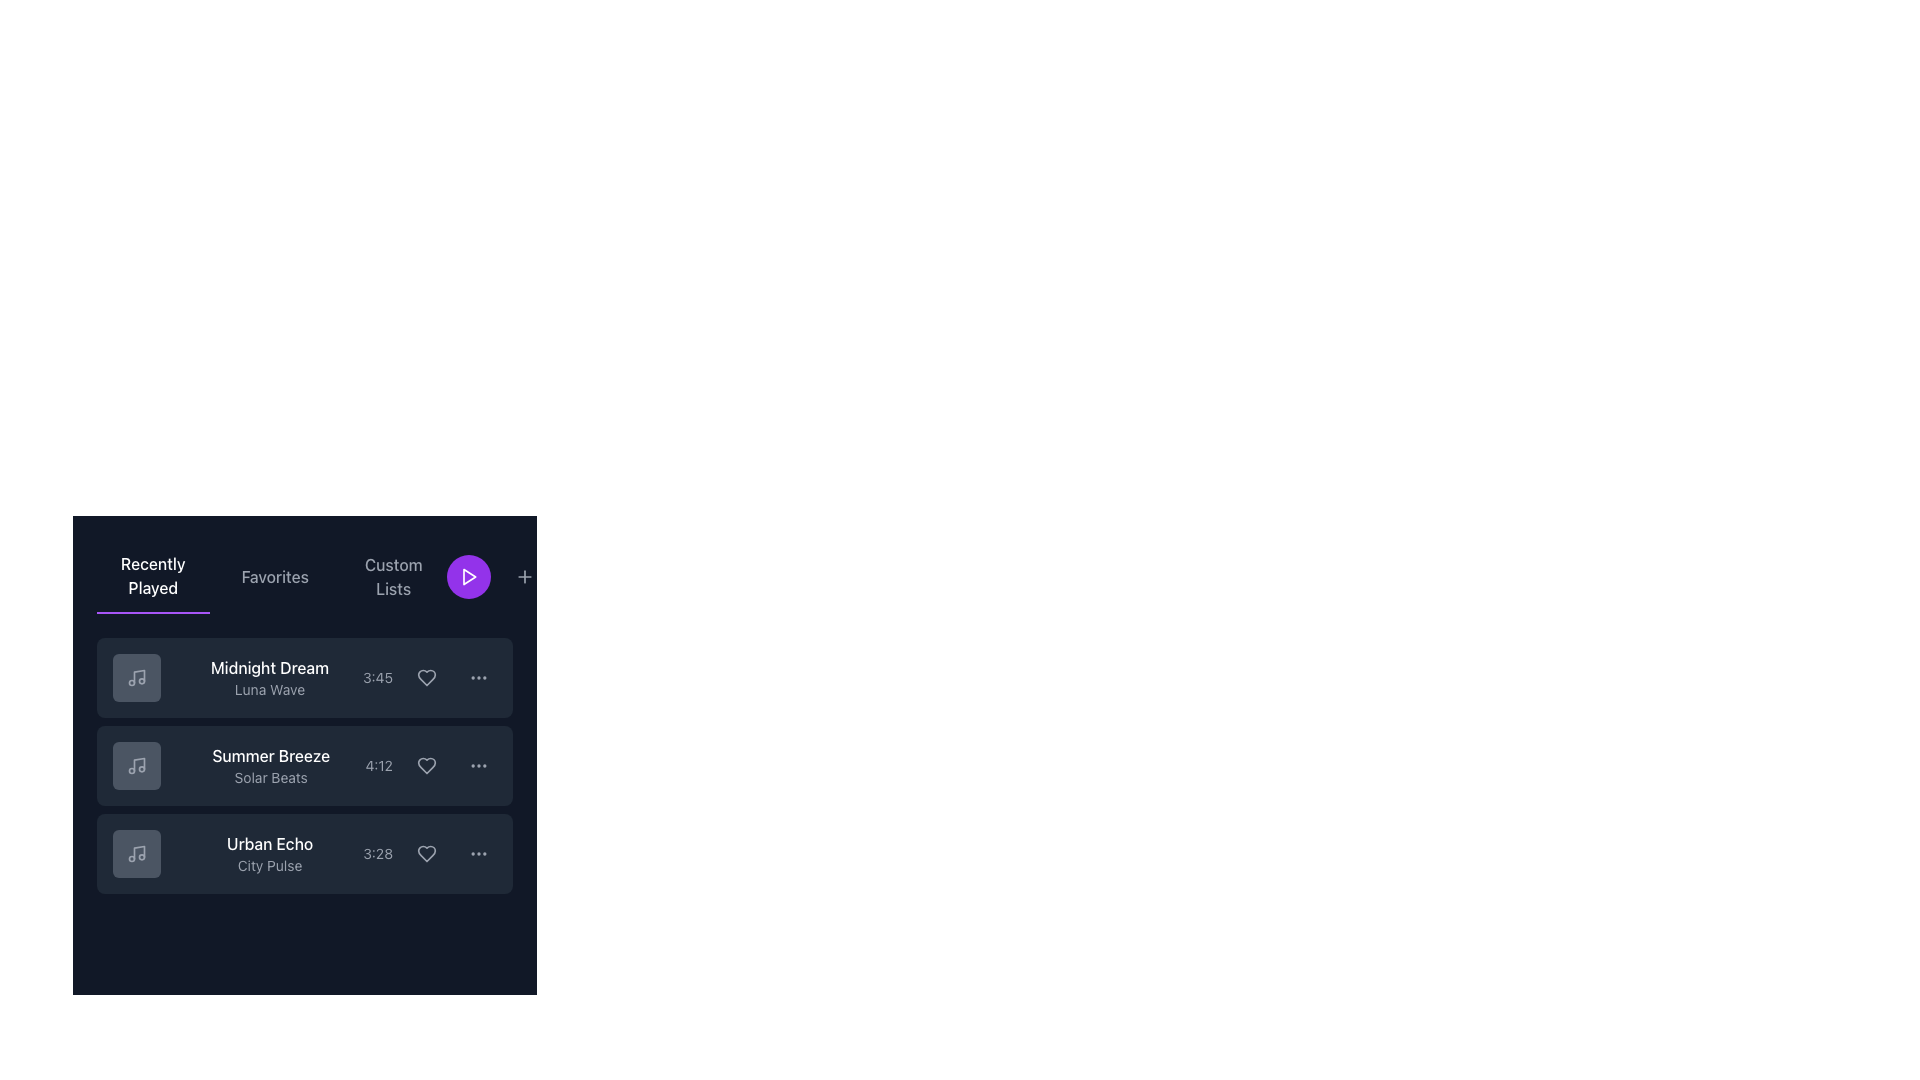 Image resolution: width=1920 pixels, height=1080 pixels. What do you see at coordinates (426, 677) in the screenshot?
I see `the heart button to like the song 'Midnight Dream', located immediately to the right of the song title and duration, just before the ellipsis menu` at bounding box center [426, 677].